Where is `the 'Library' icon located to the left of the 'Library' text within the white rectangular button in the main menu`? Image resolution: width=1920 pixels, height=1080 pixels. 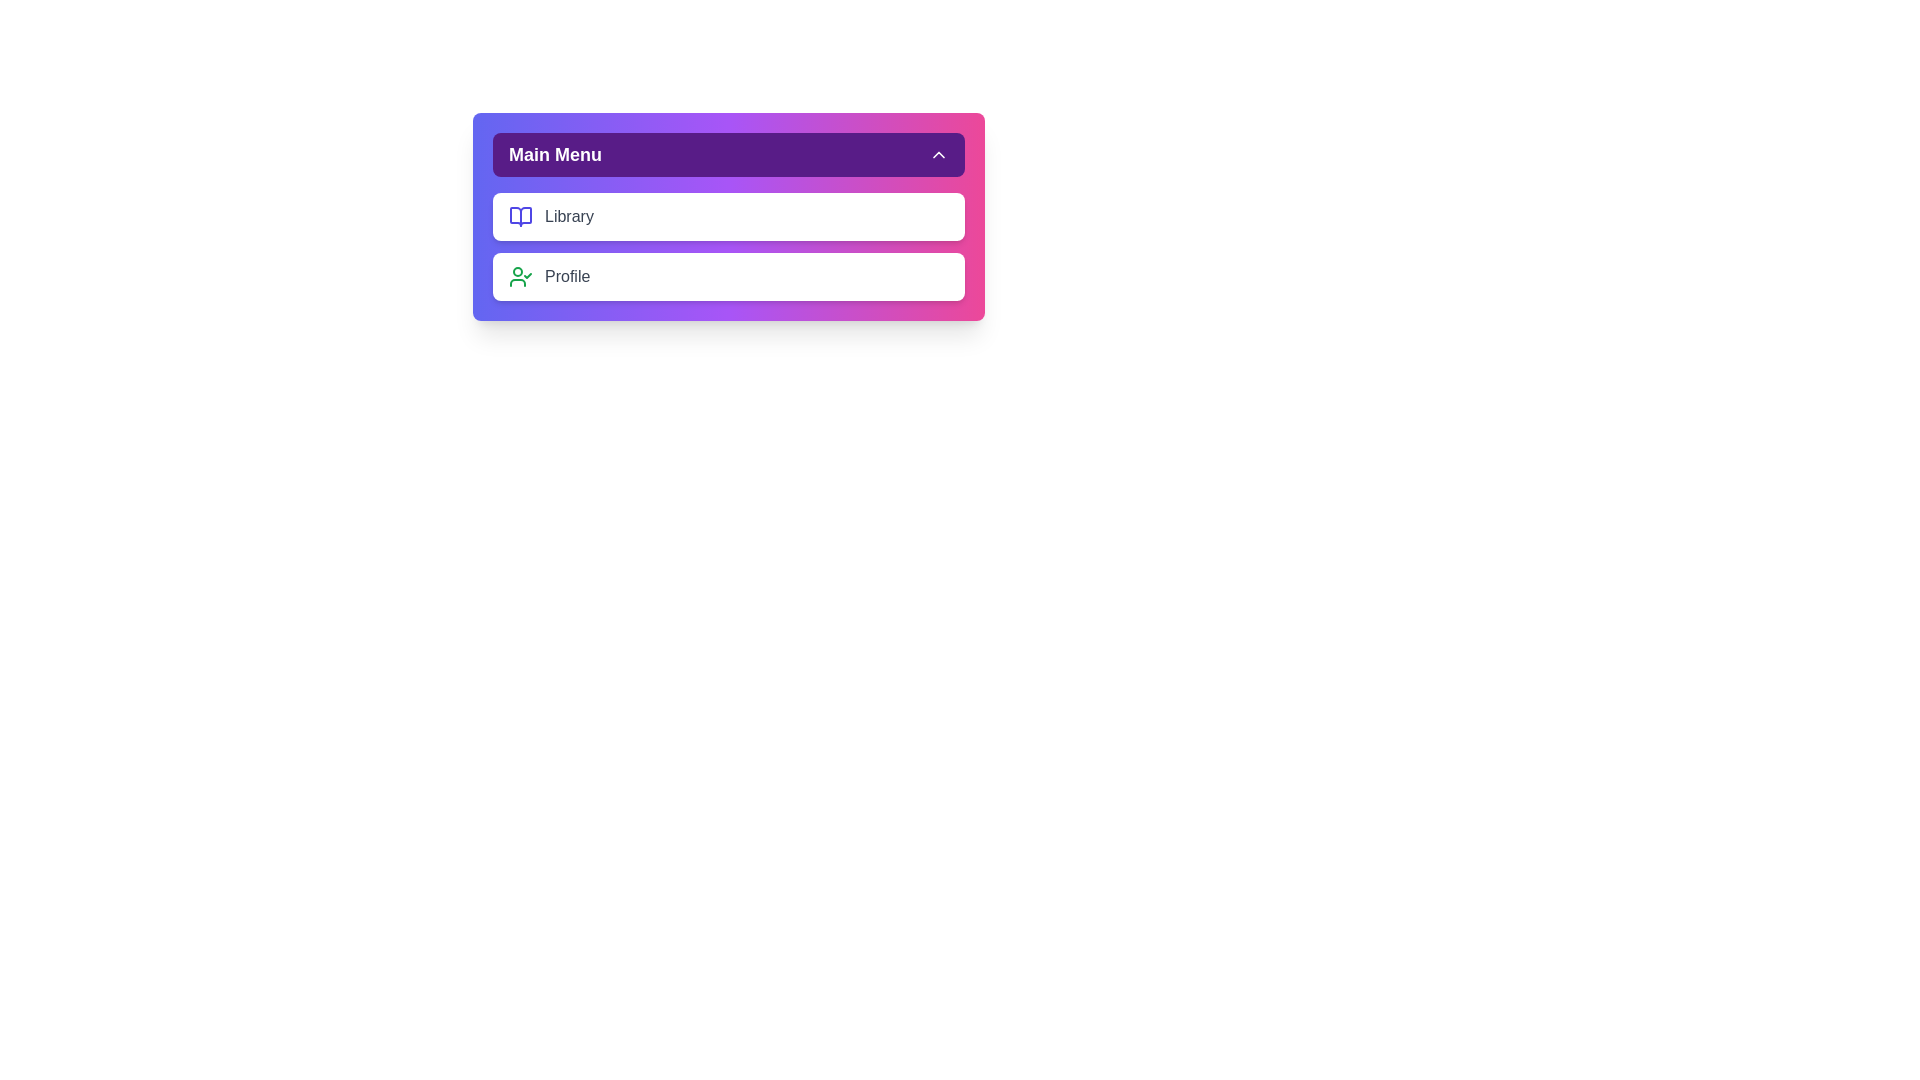 the 'Library' icon located to the left of the 'Library' text within the white rectangular button in the main menu is located at coordinates (521, 216).